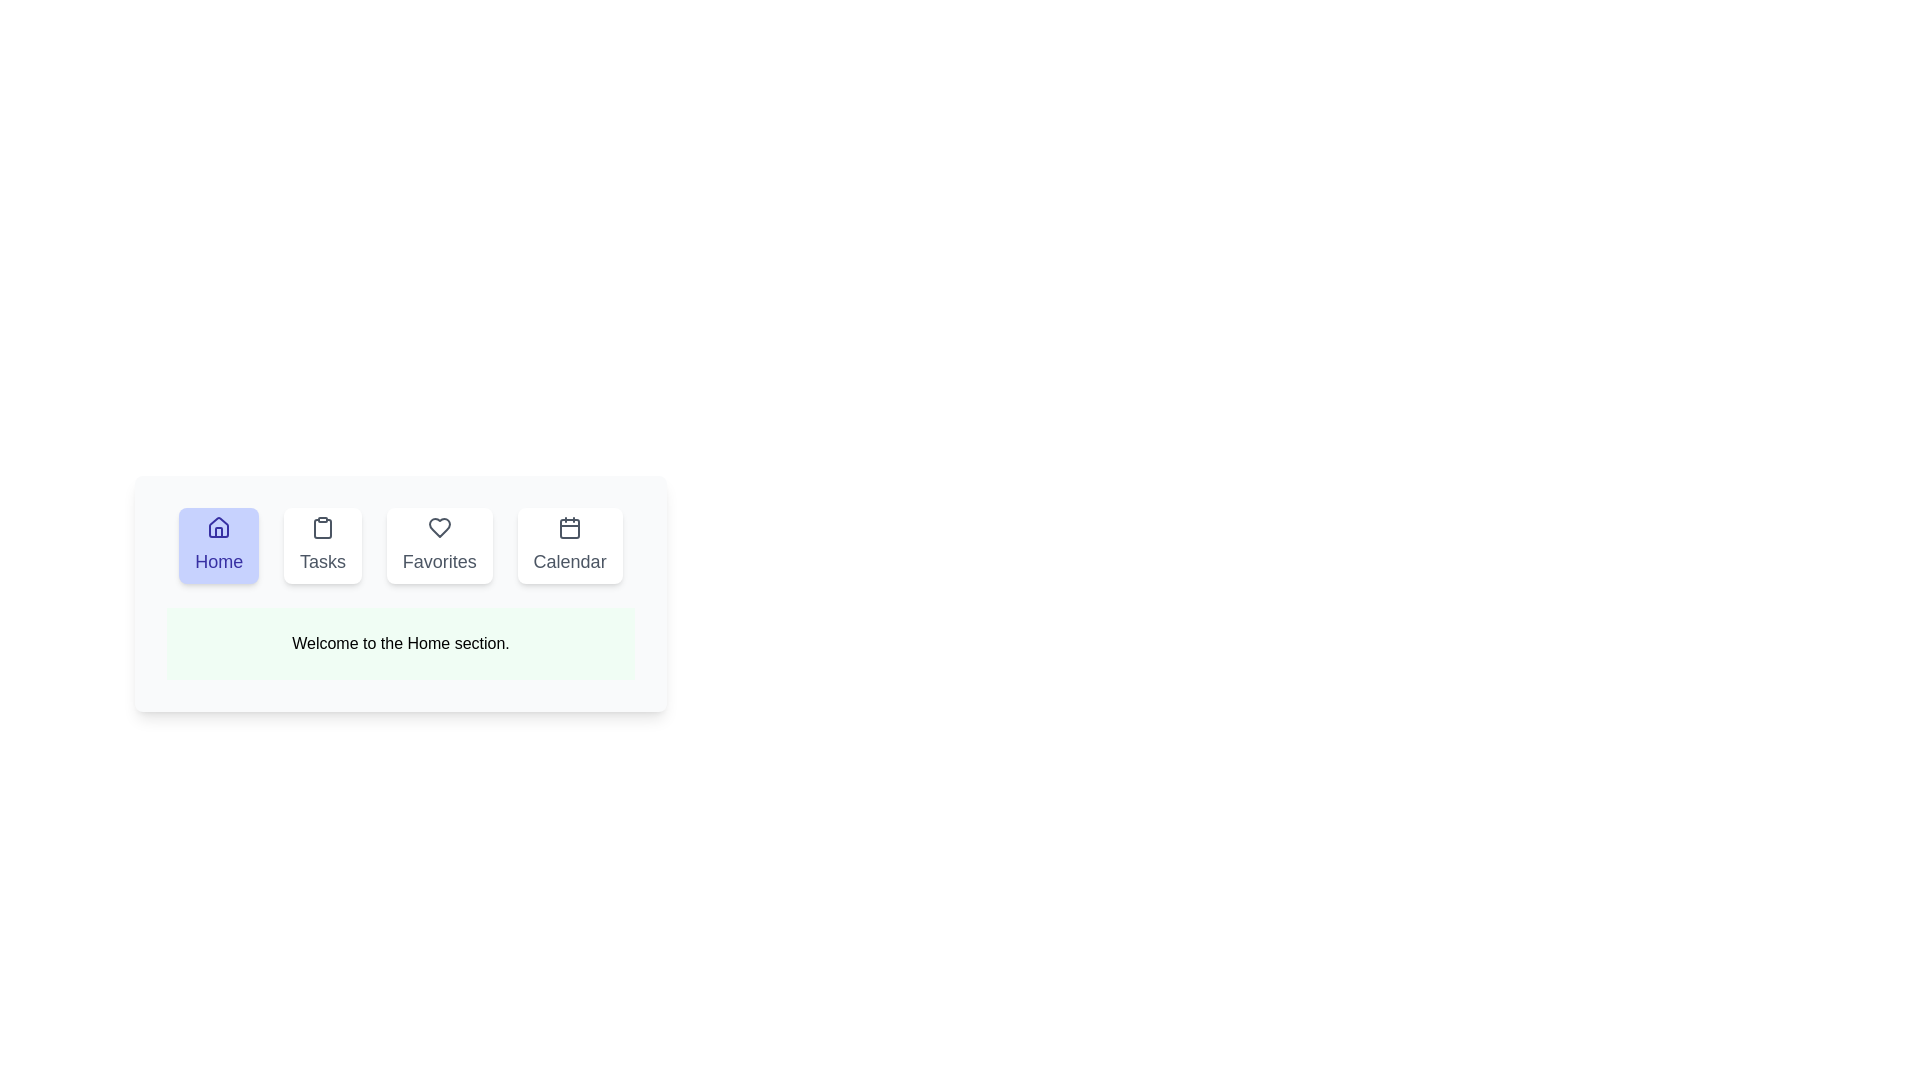  I want to click on the tab button labeled Favorites, so click(437, 546).